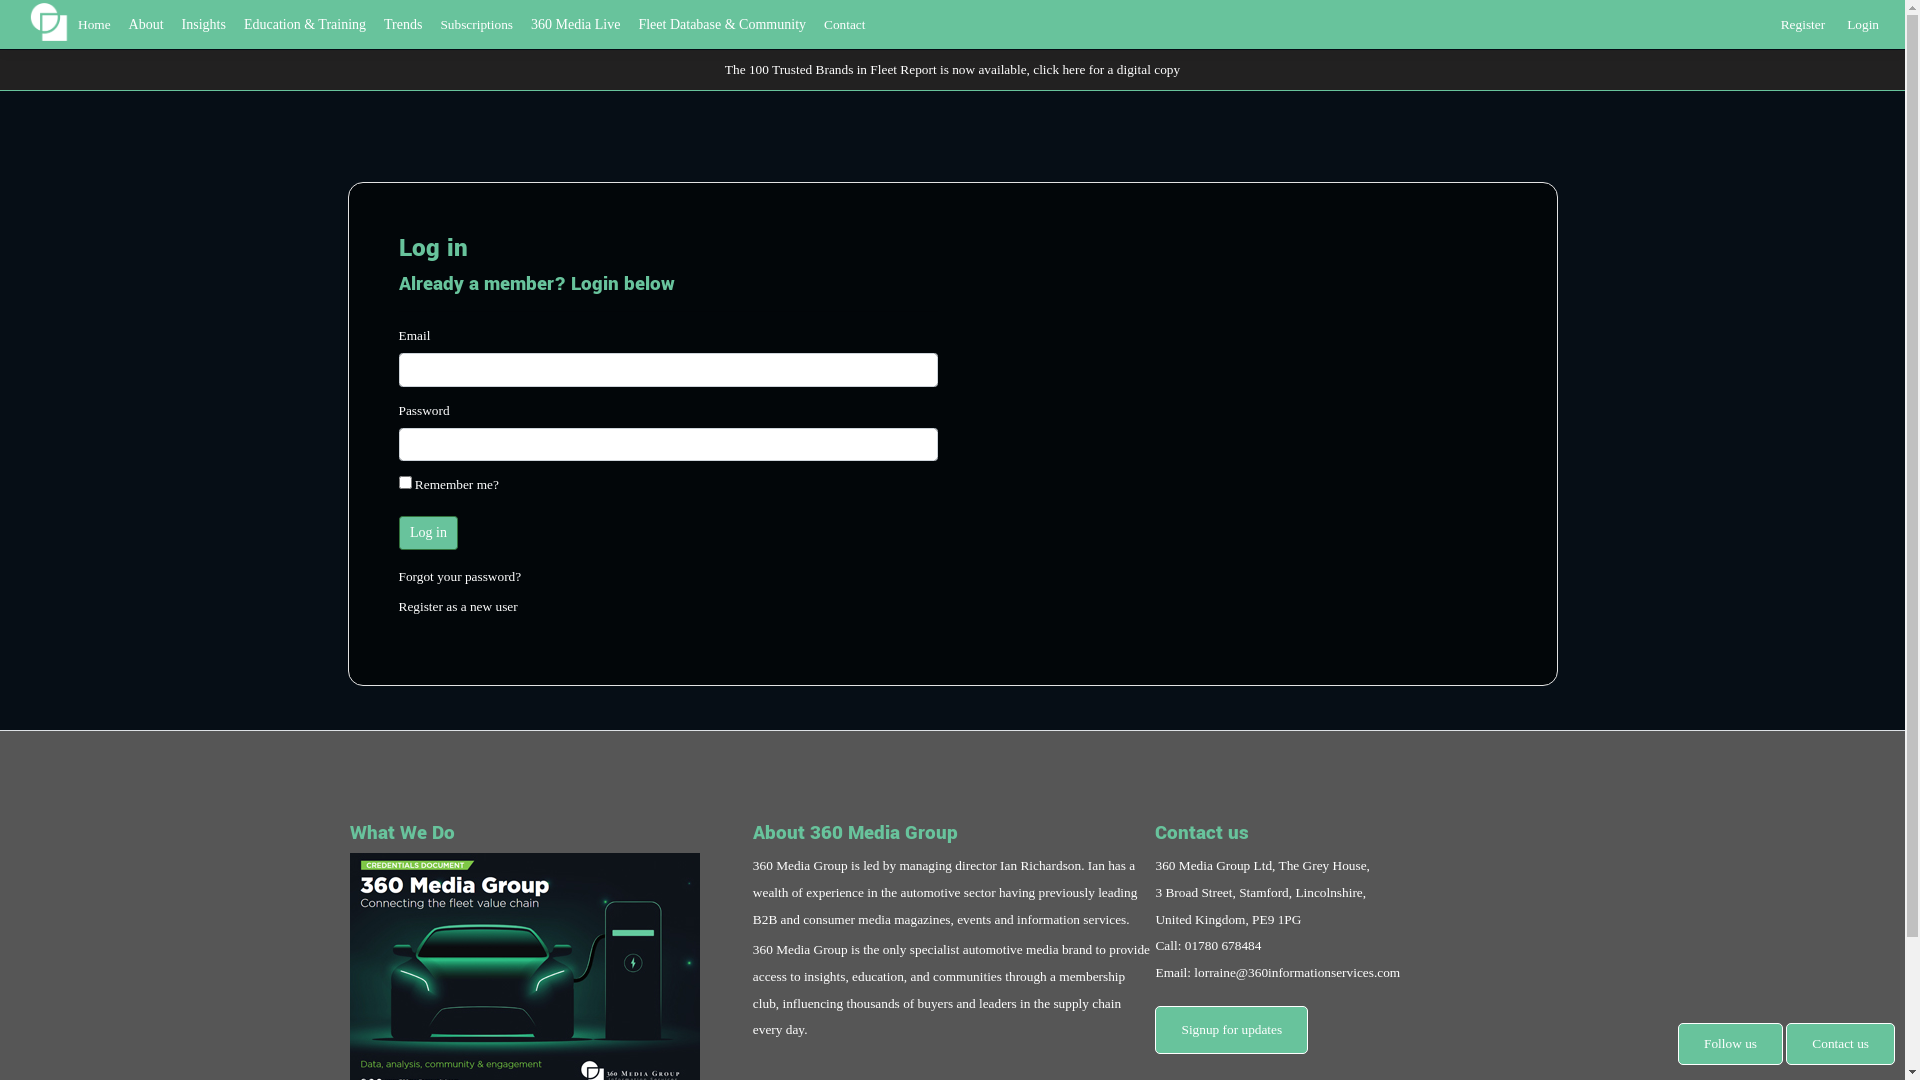  Describe the element at coordinates (1840, 1043) in the screenshot. I see `'Contact us'` at that location.